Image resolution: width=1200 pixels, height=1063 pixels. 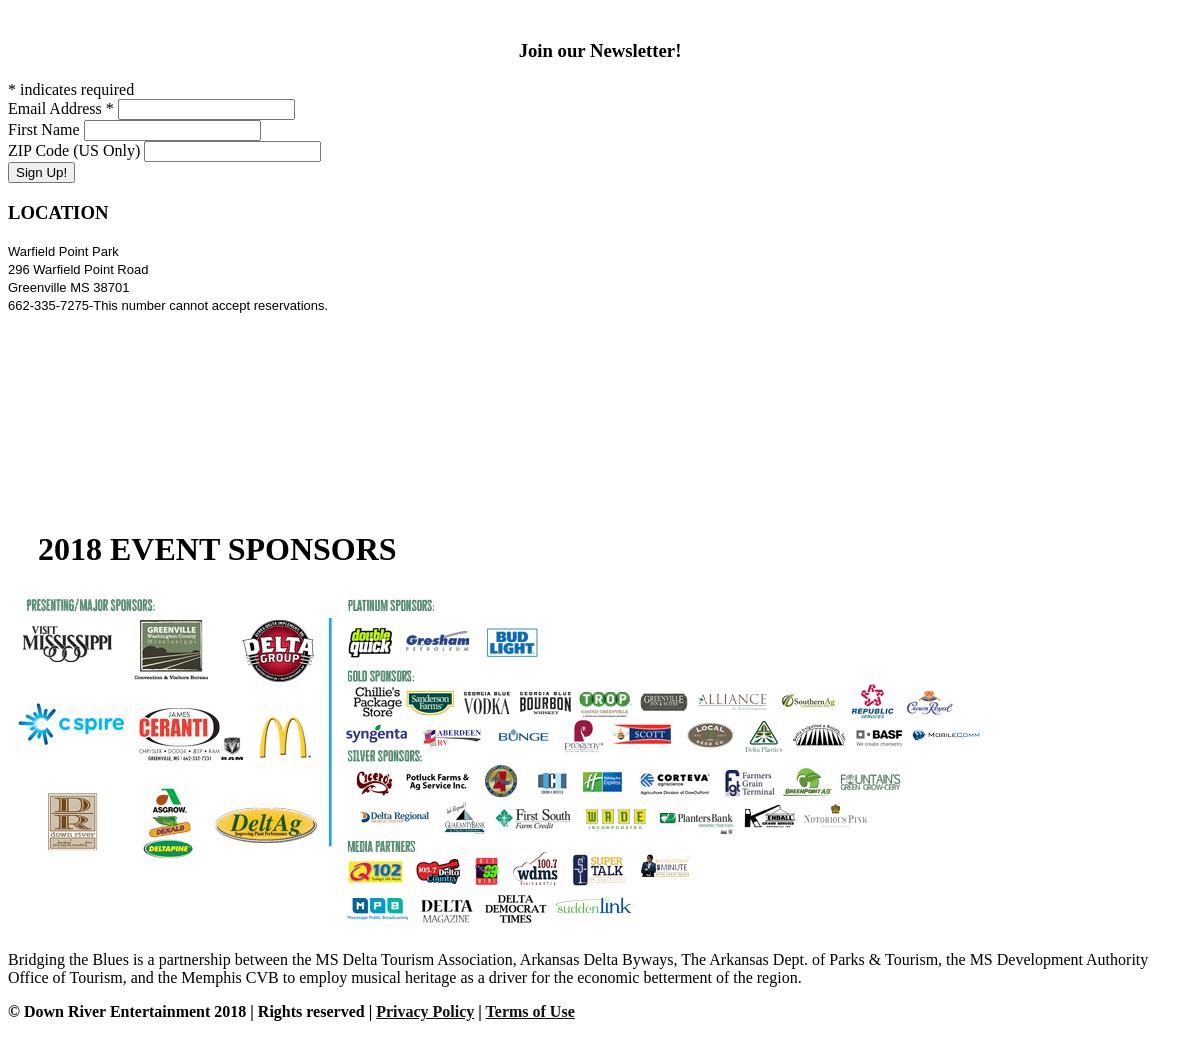 I want to click on 'Warfield Point Park', so click(x=63, y=251).